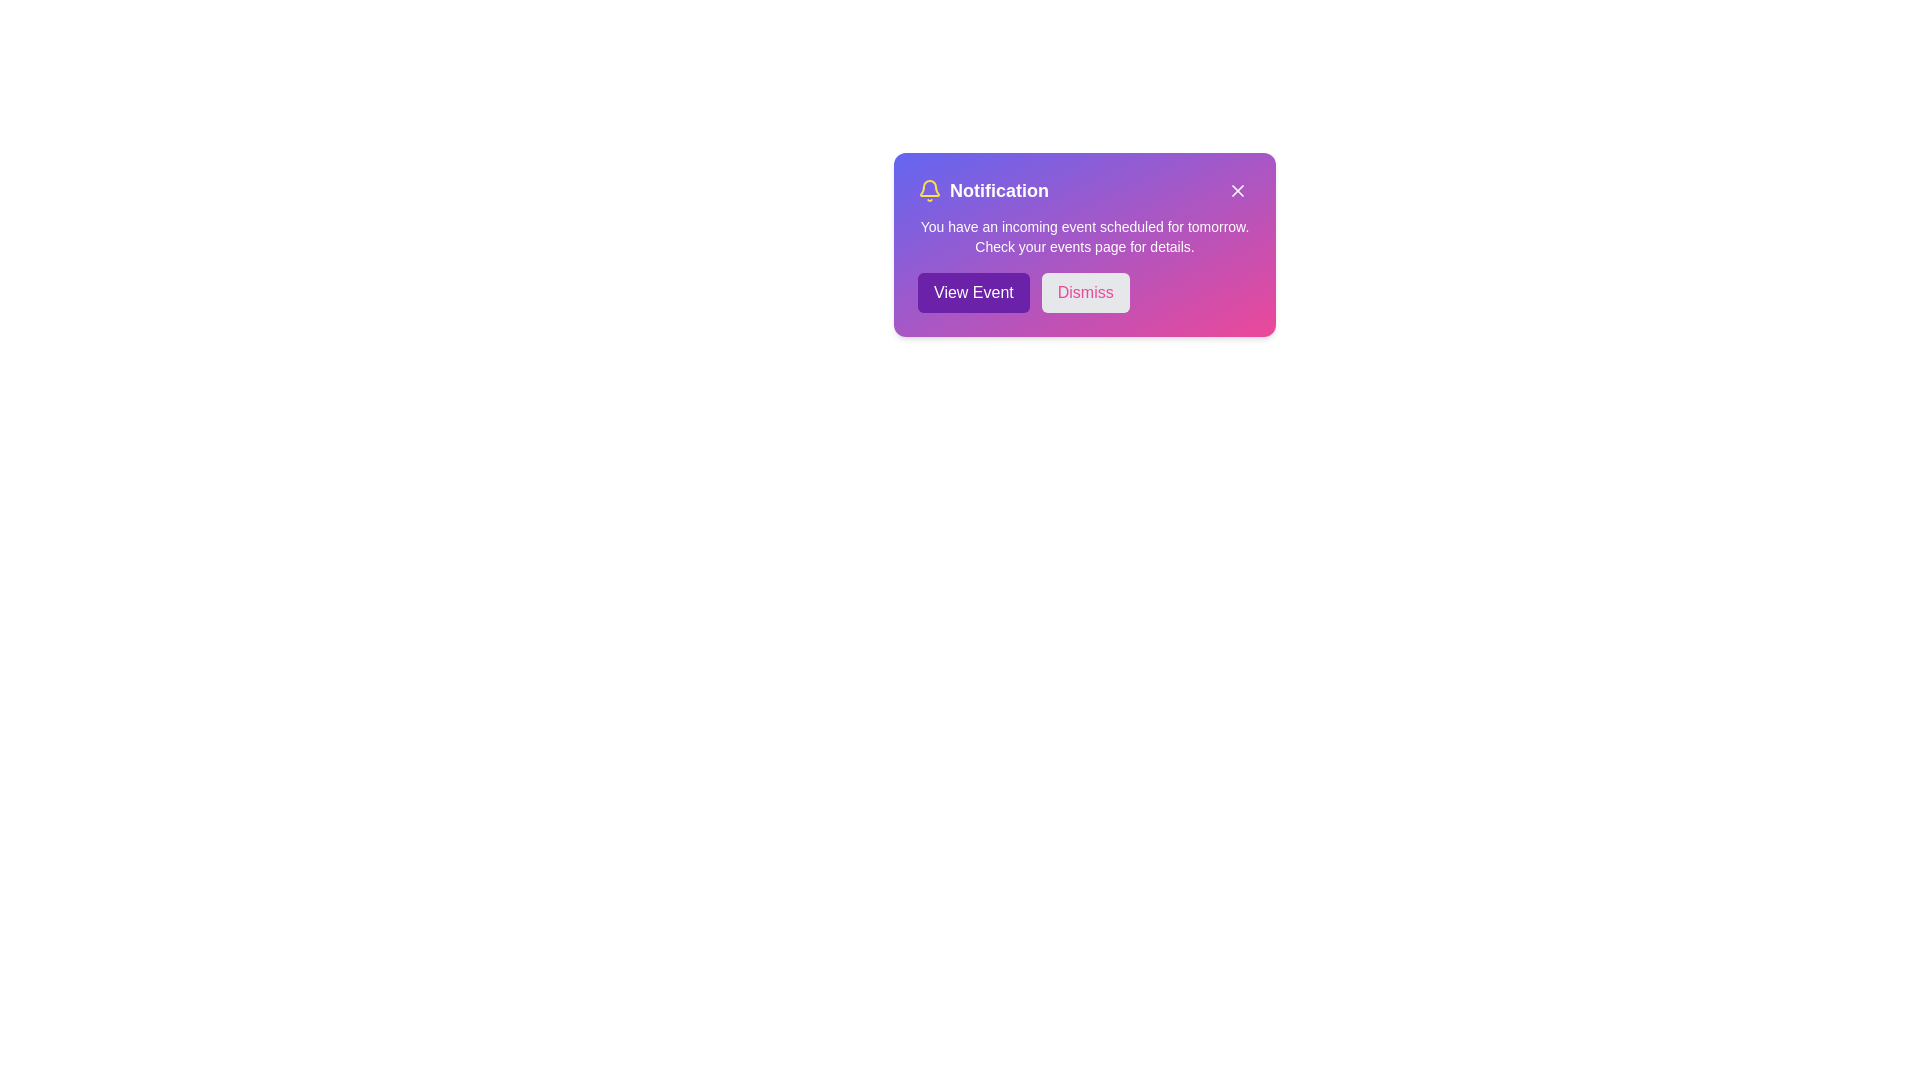 This screenshot has width=1920, height=1080. Describe the element at coordinates (1084, 293) in the screenshot. I see `the 'Dismiss' button to dismiss the alert` at that location.